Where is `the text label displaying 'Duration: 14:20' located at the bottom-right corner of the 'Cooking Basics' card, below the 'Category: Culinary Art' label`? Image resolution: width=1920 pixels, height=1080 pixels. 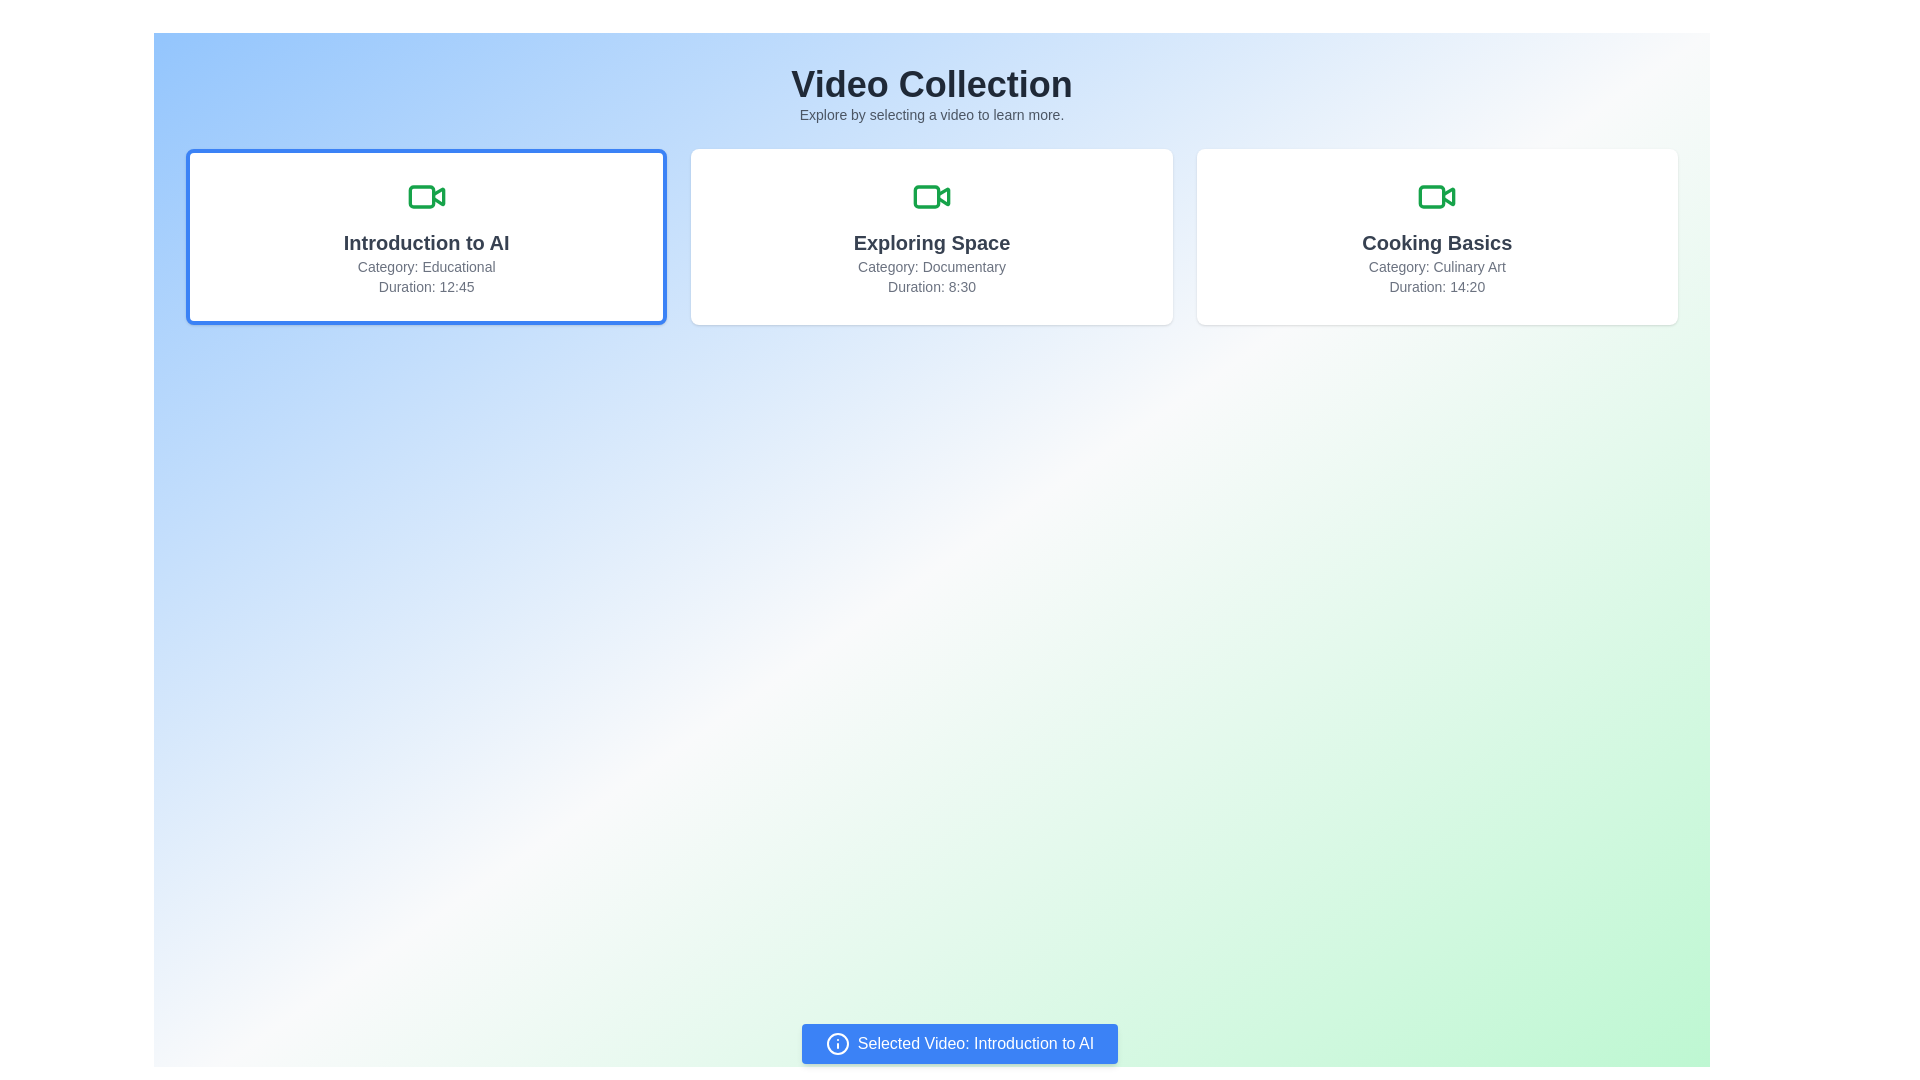
the text label displaying 'Duration: 14:20' located at the bottom-right corner of the 'Cooking Basics' card, below the 'Category: Culinary Art' label is located at coordinates (1436, 286).